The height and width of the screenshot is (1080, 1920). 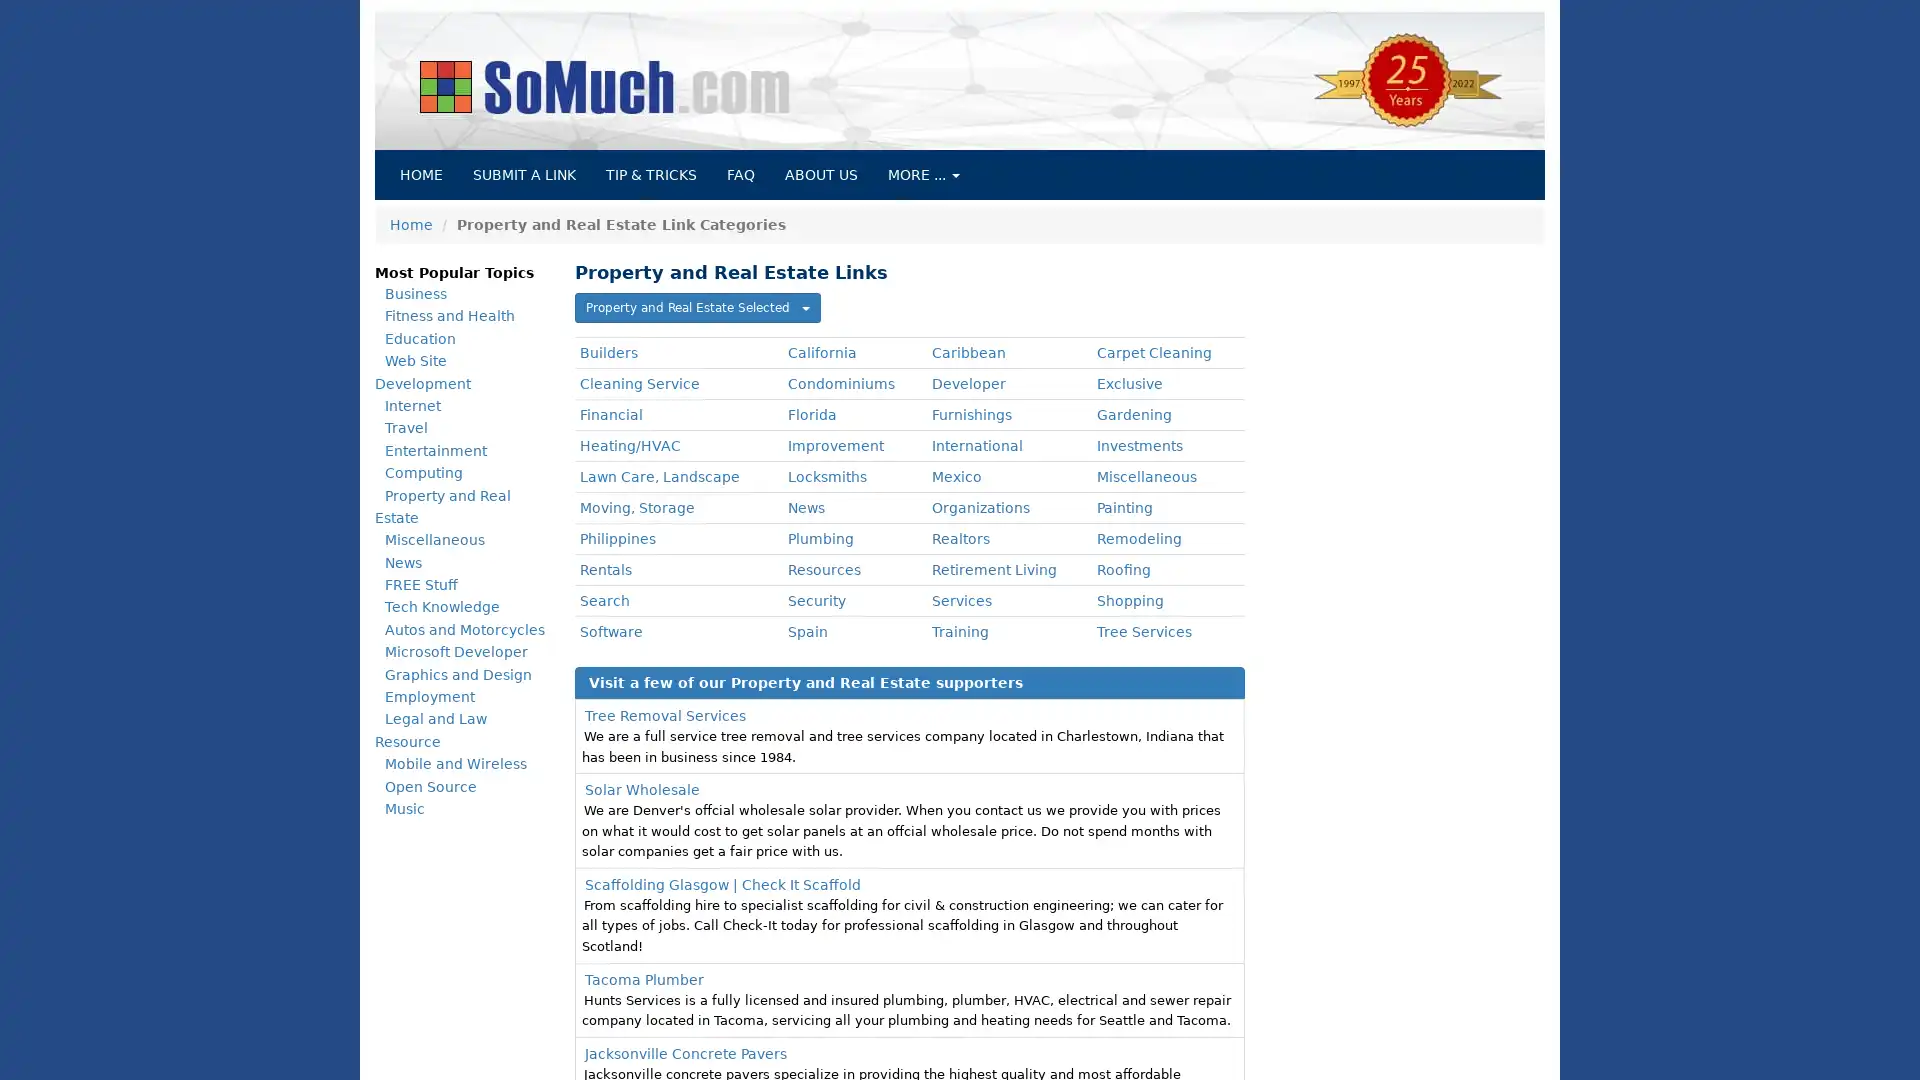 I want to click on Property and Real Estate Selected, so click(x=697, y=308).